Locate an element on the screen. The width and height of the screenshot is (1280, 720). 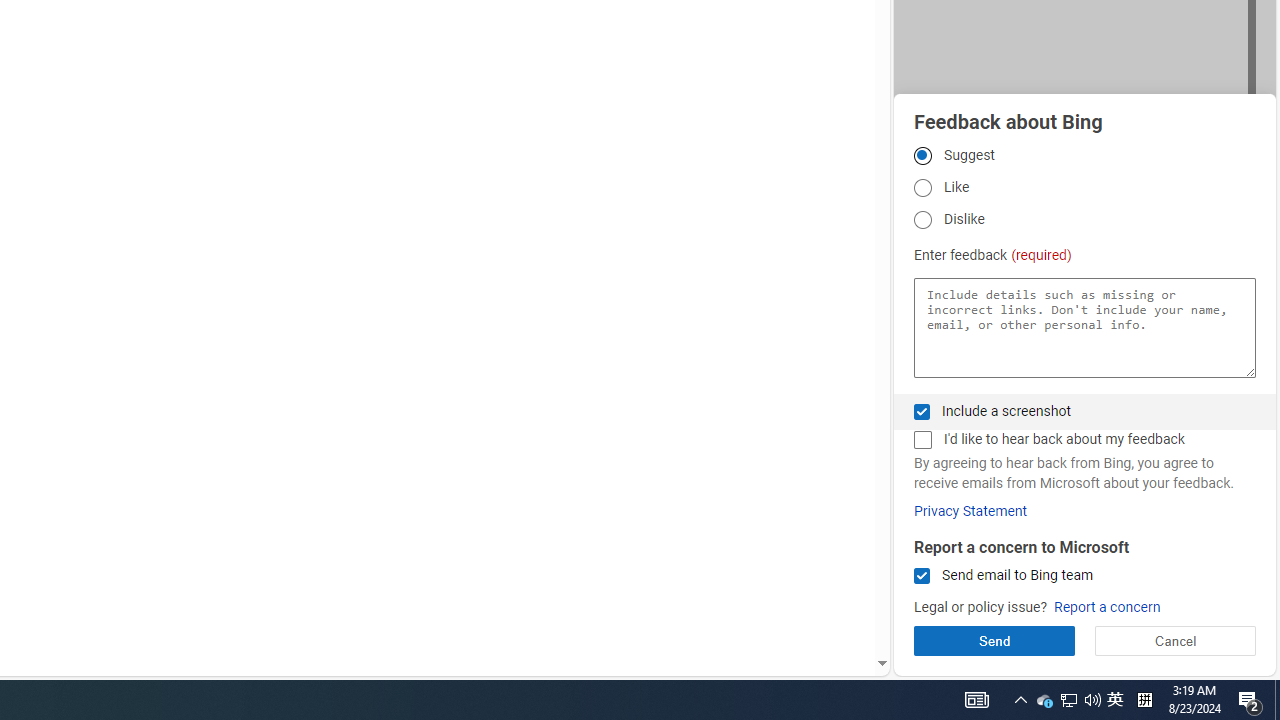
'Include a screenshot' is located at coordinates (921, 410).